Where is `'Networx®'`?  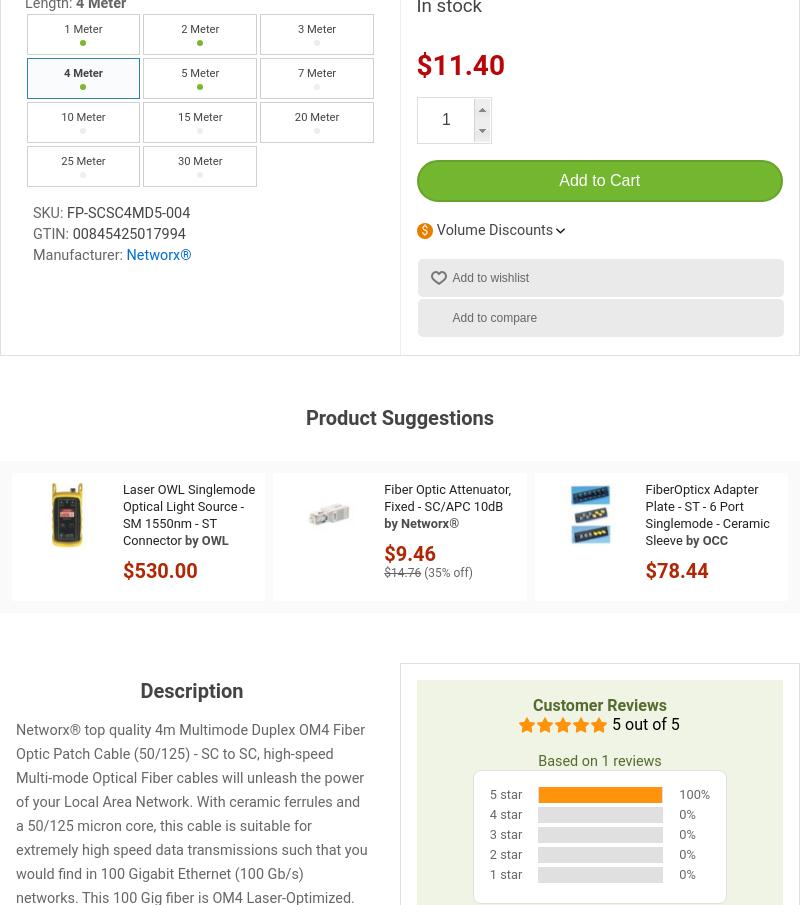 'Networx®' is located at coordinates (125, 254).